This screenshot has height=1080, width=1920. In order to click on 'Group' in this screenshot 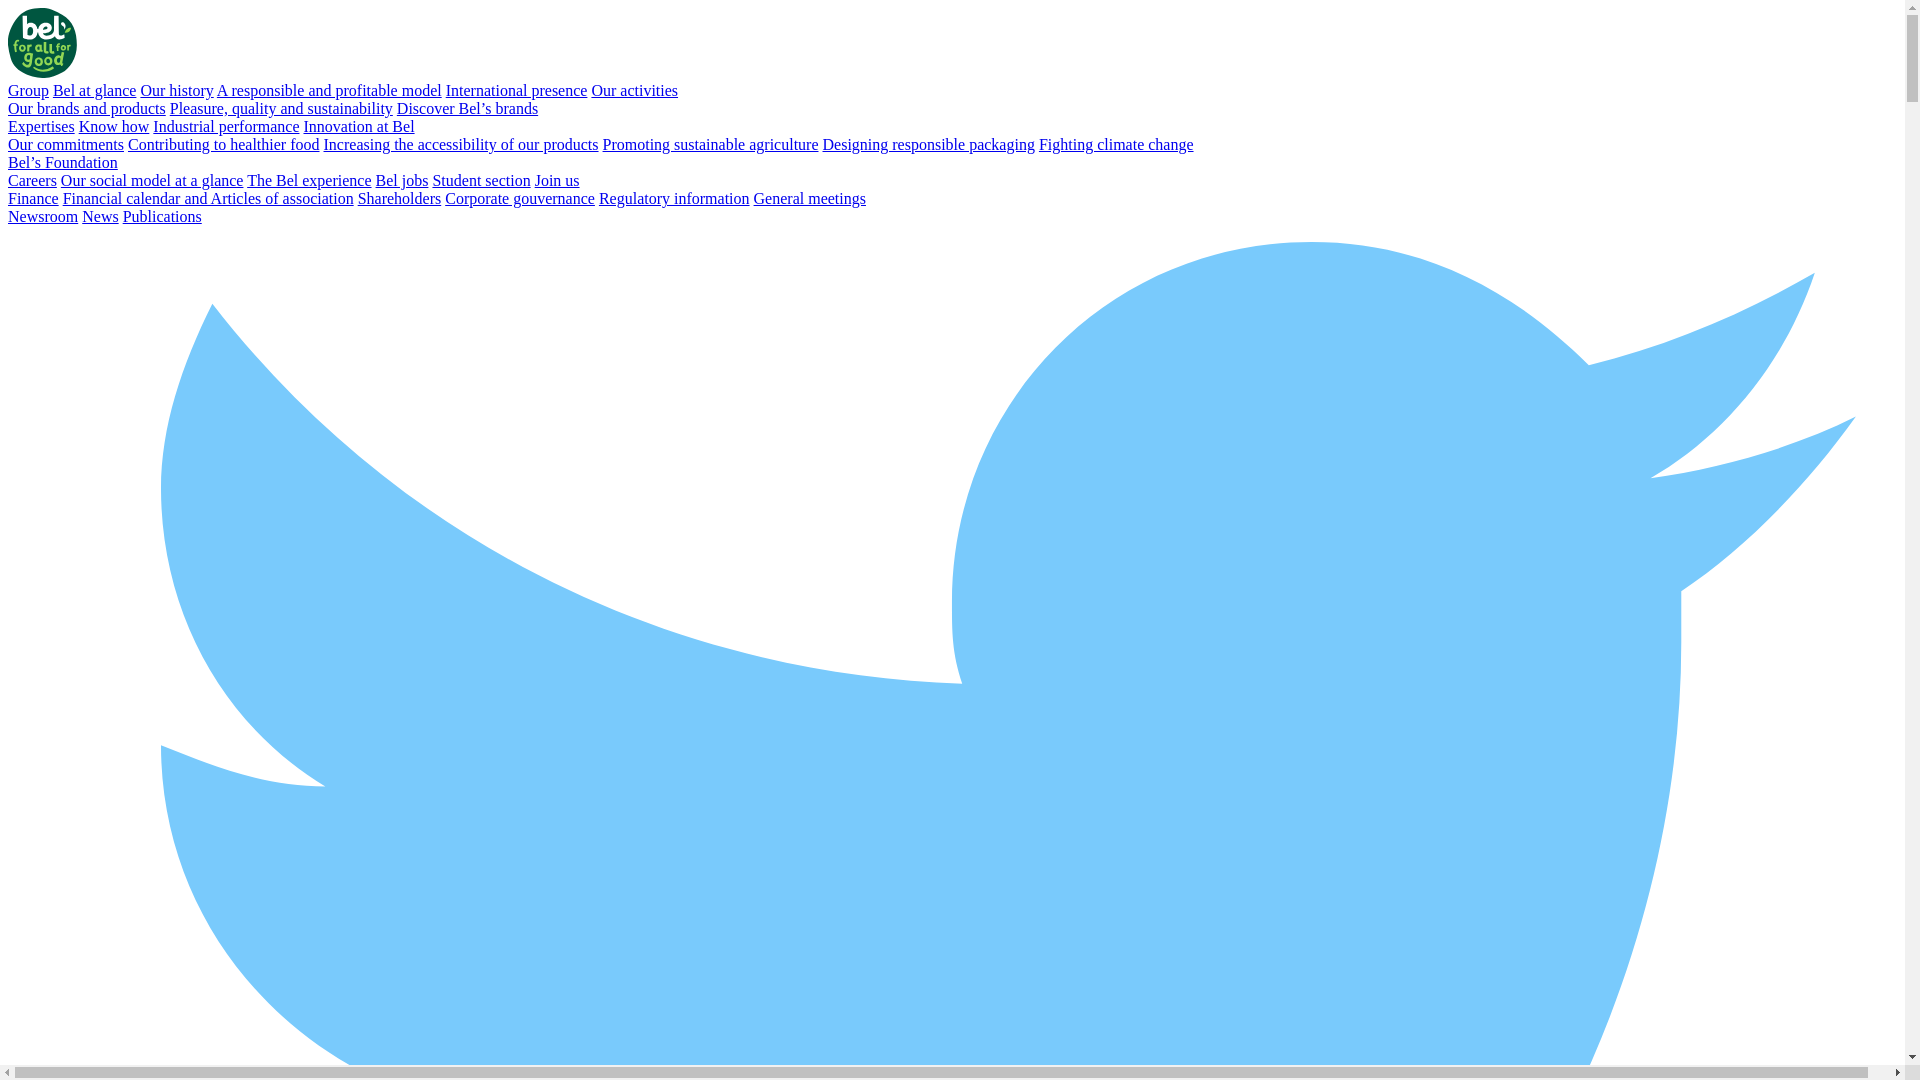, I will do `click(28, 90)`.